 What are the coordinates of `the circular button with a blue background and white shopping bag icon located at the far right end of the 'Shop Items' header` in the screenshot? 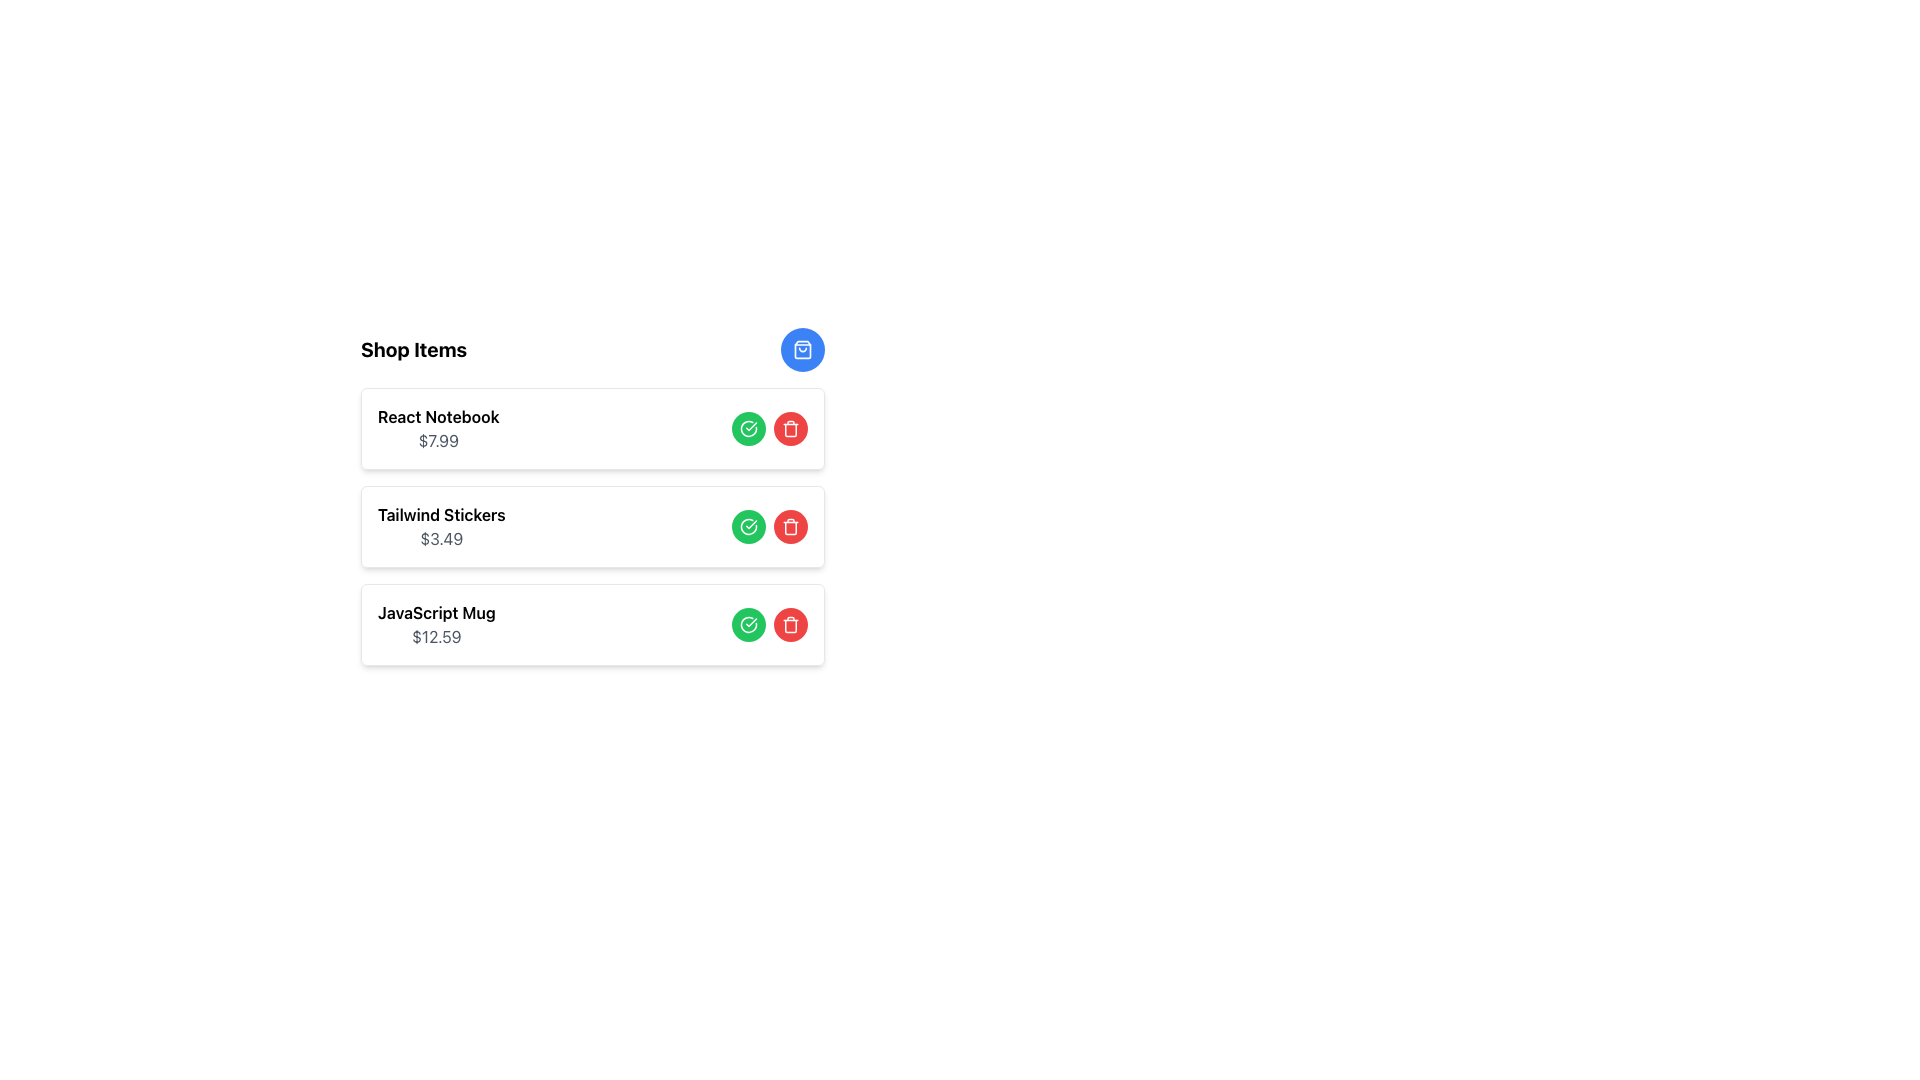 It's located at (802, 349).